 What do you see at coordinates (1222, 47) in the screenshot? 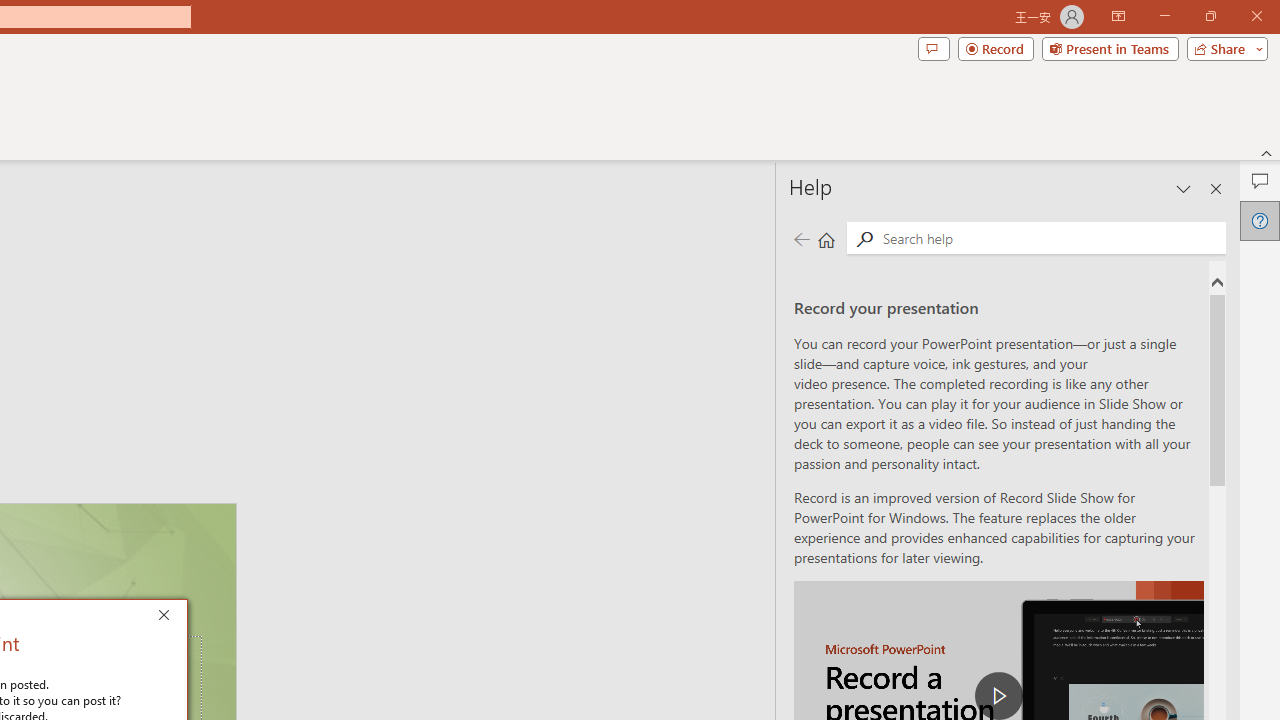
I see `'Share'` at bounding box center [1222, 47].